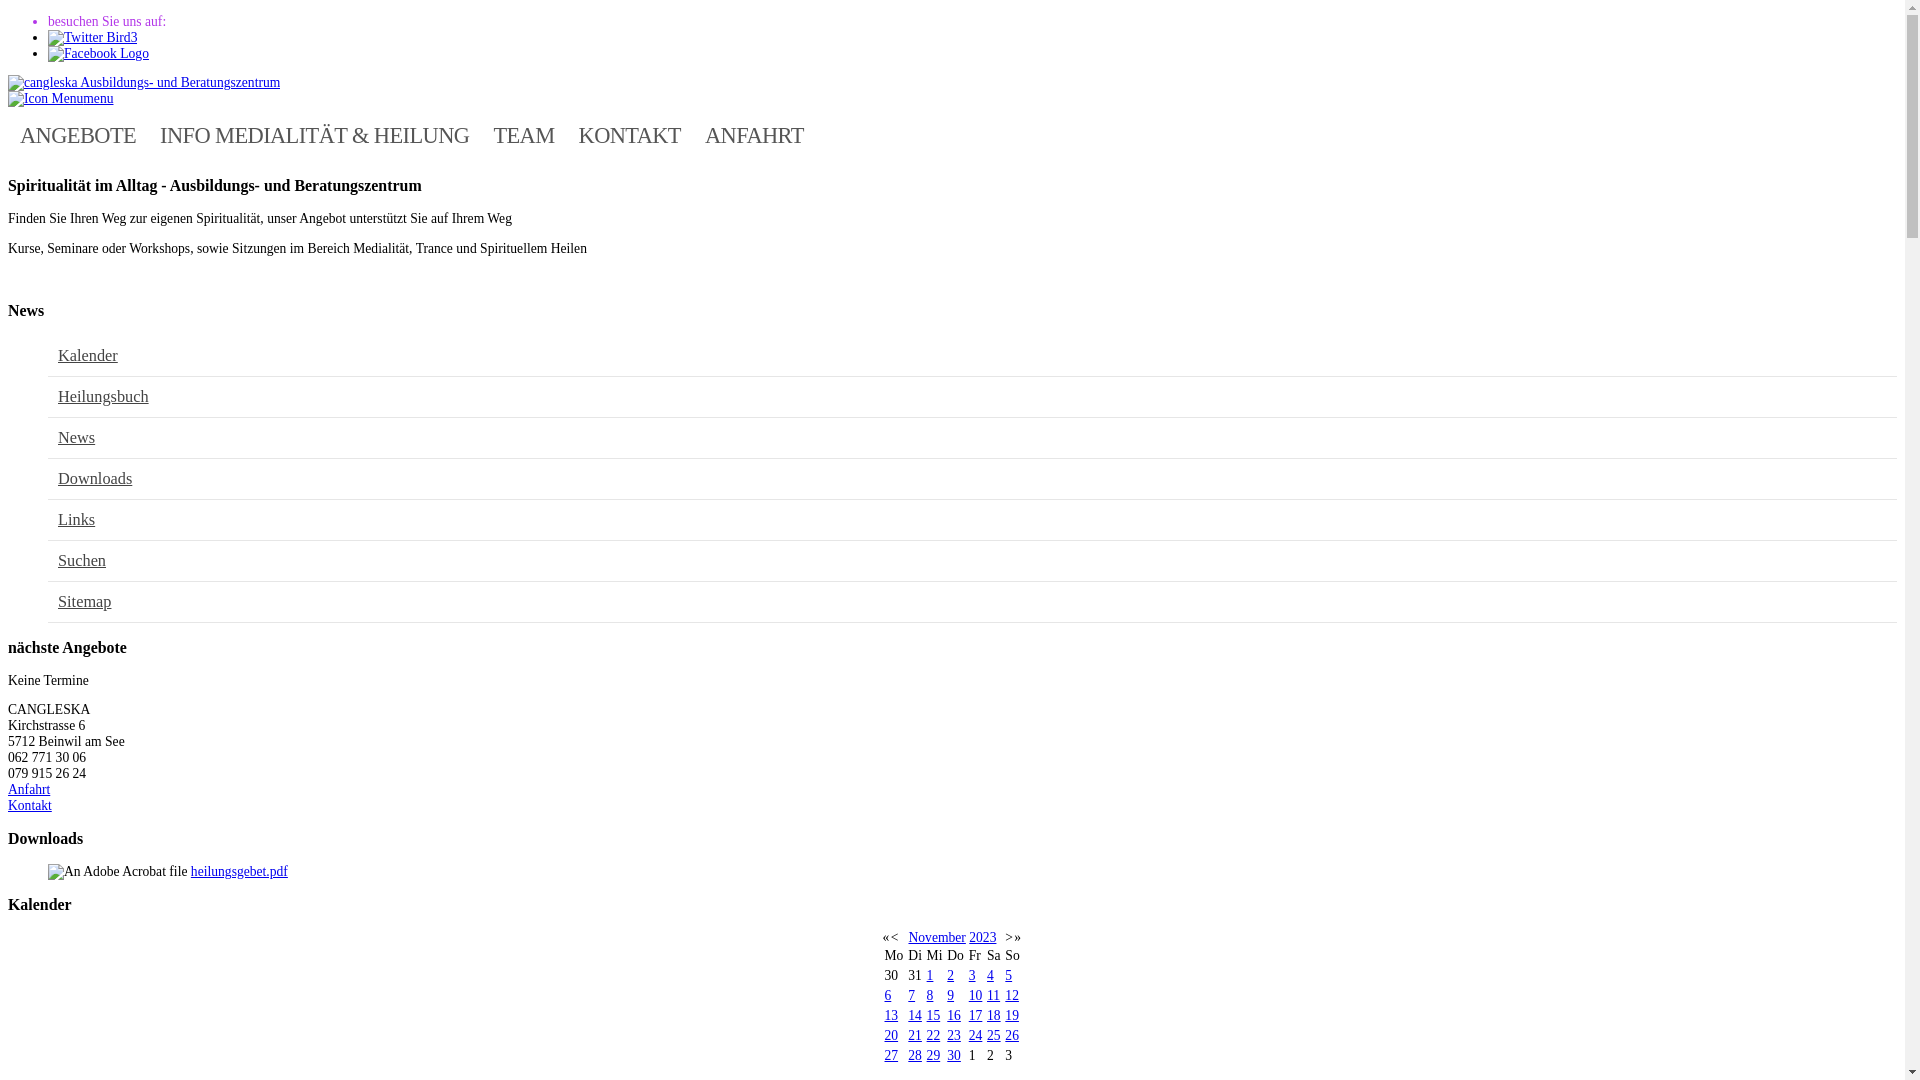 Image resolution: width=1920 pixels, height=1080 pixels. I want to click on '9', so click(949, 995).